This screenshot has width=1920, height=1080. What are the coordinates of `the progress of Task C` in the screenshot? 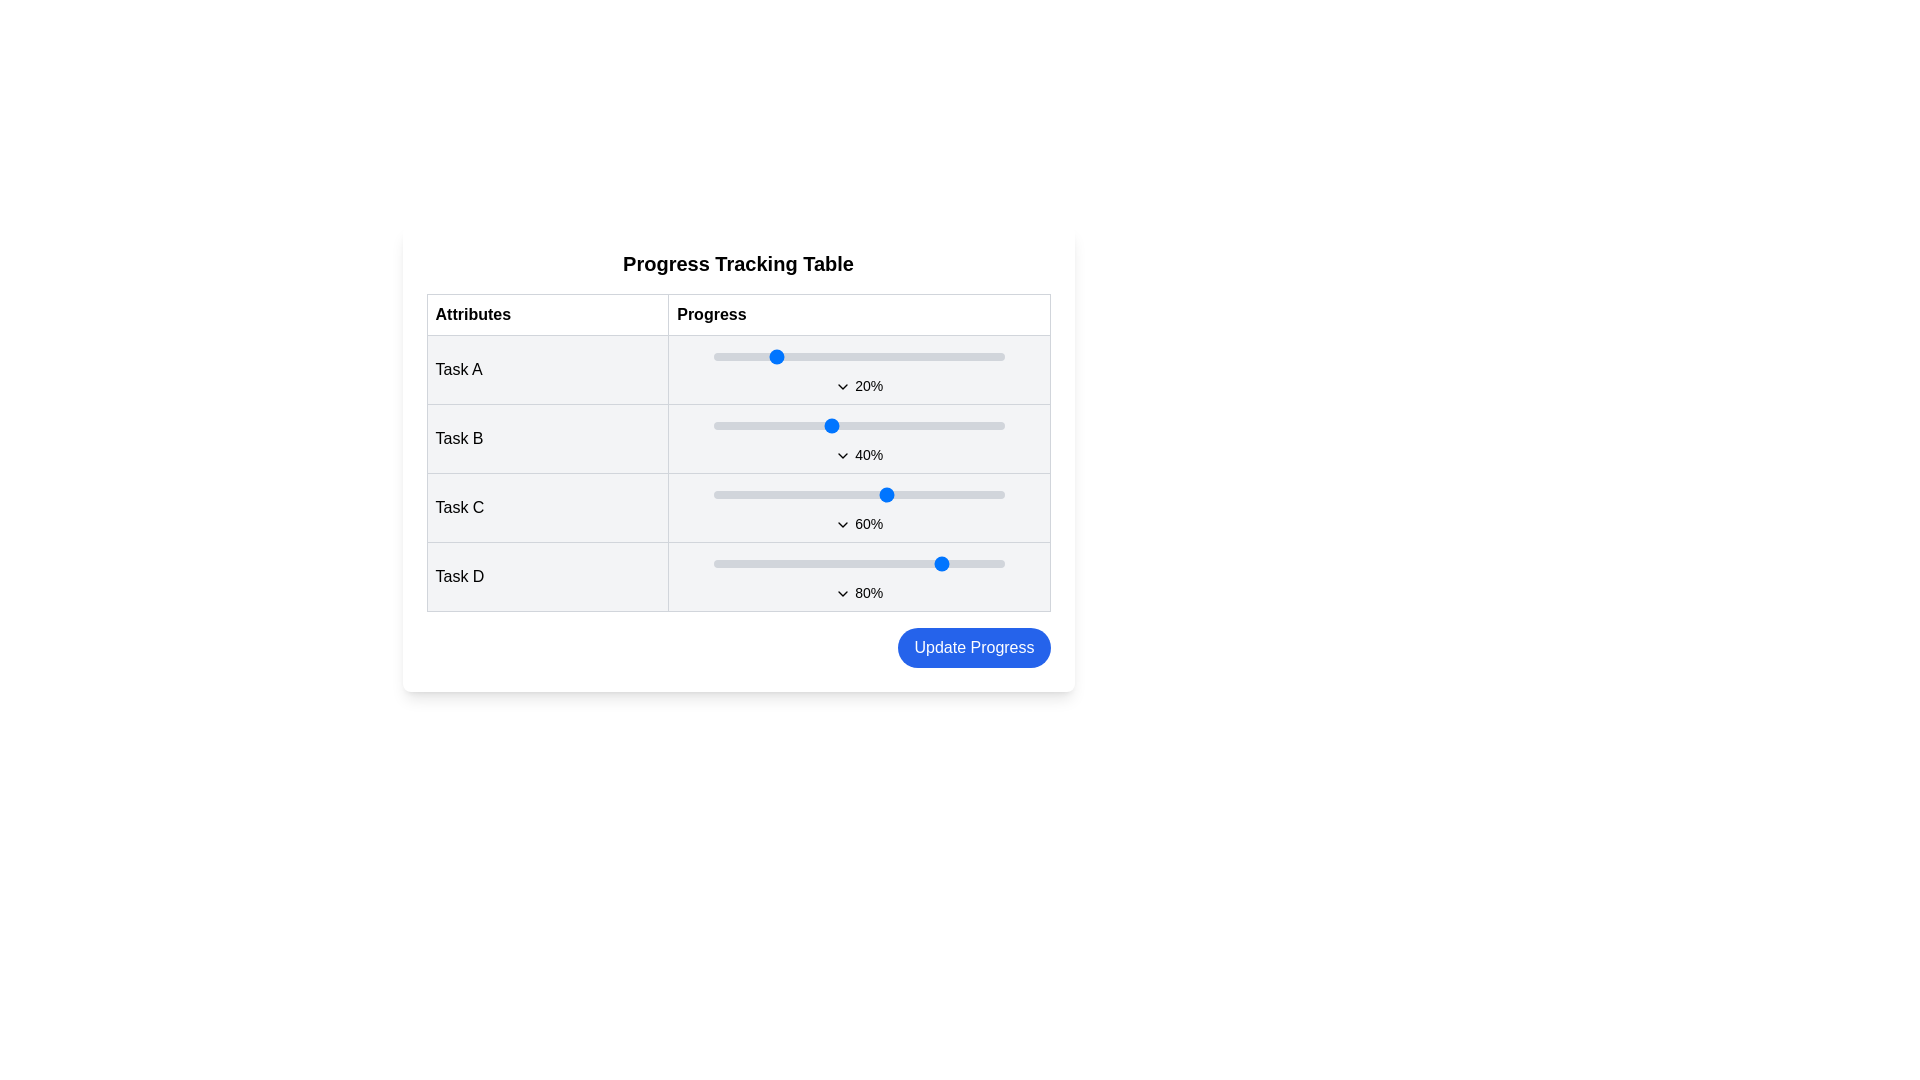 It's located at (896, 494).